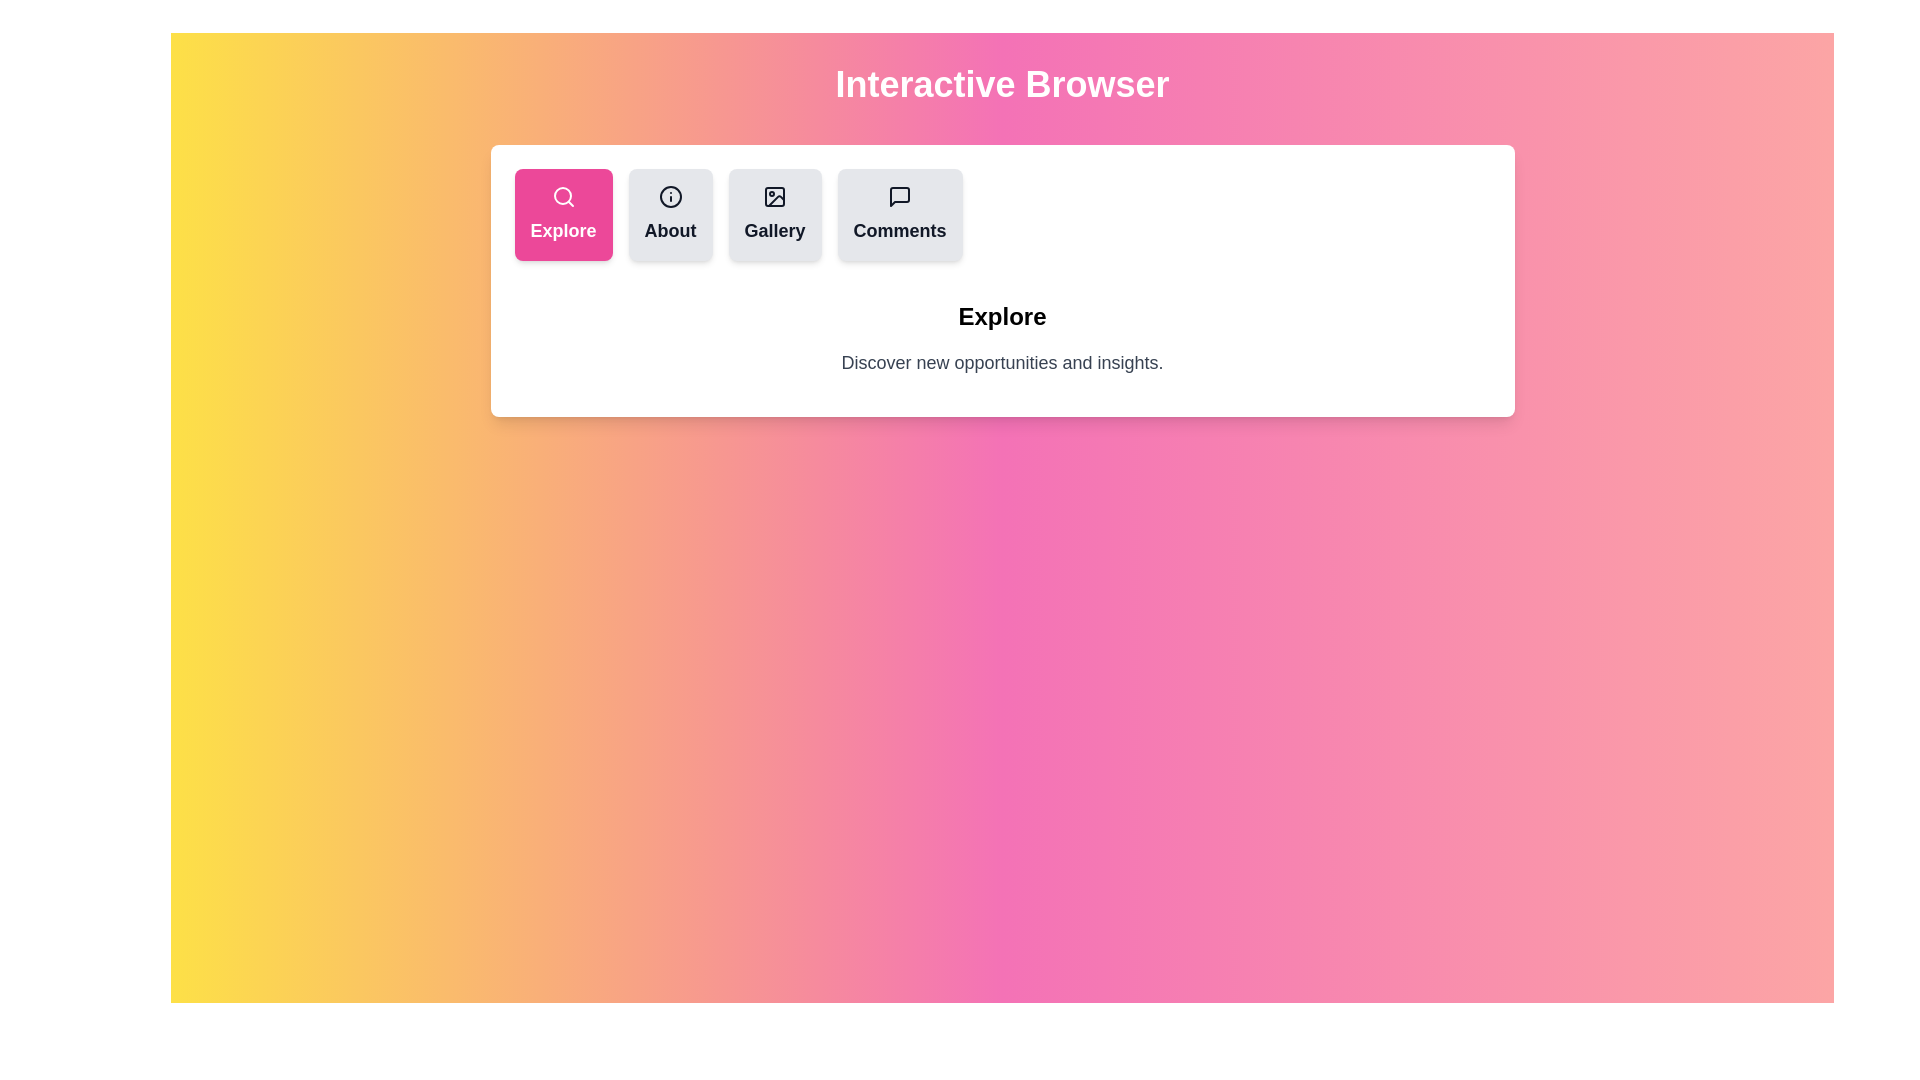 The height and width of the screenshot is (1080, 1920). Describe the element at coordinates (670, 215) in the screenshot. I see `the tab button labeled About to observe the visual feedback effect` at that location.